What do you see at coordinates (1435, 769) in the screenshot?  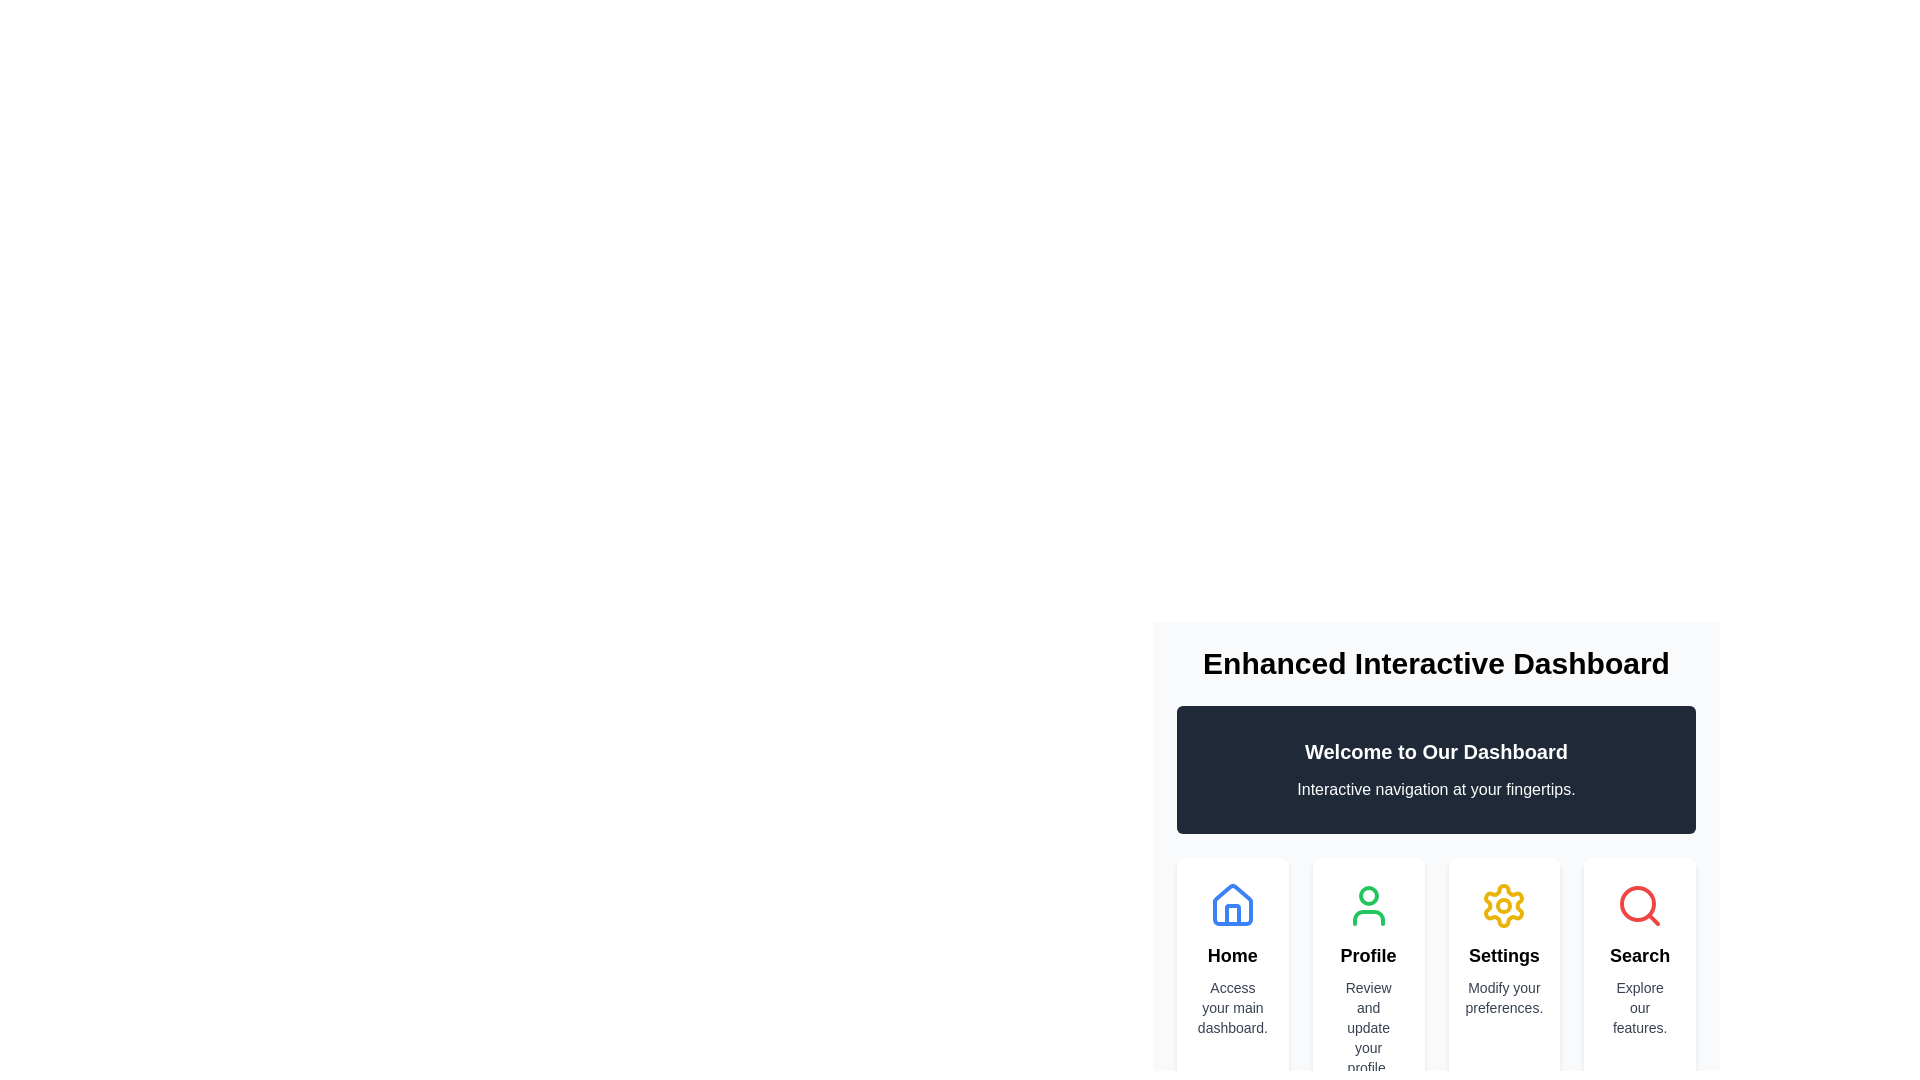 I see `the prominent introductory static text section at the top of the dashboard, which includes a title and subtitle` at bounding box center [1435, 769].